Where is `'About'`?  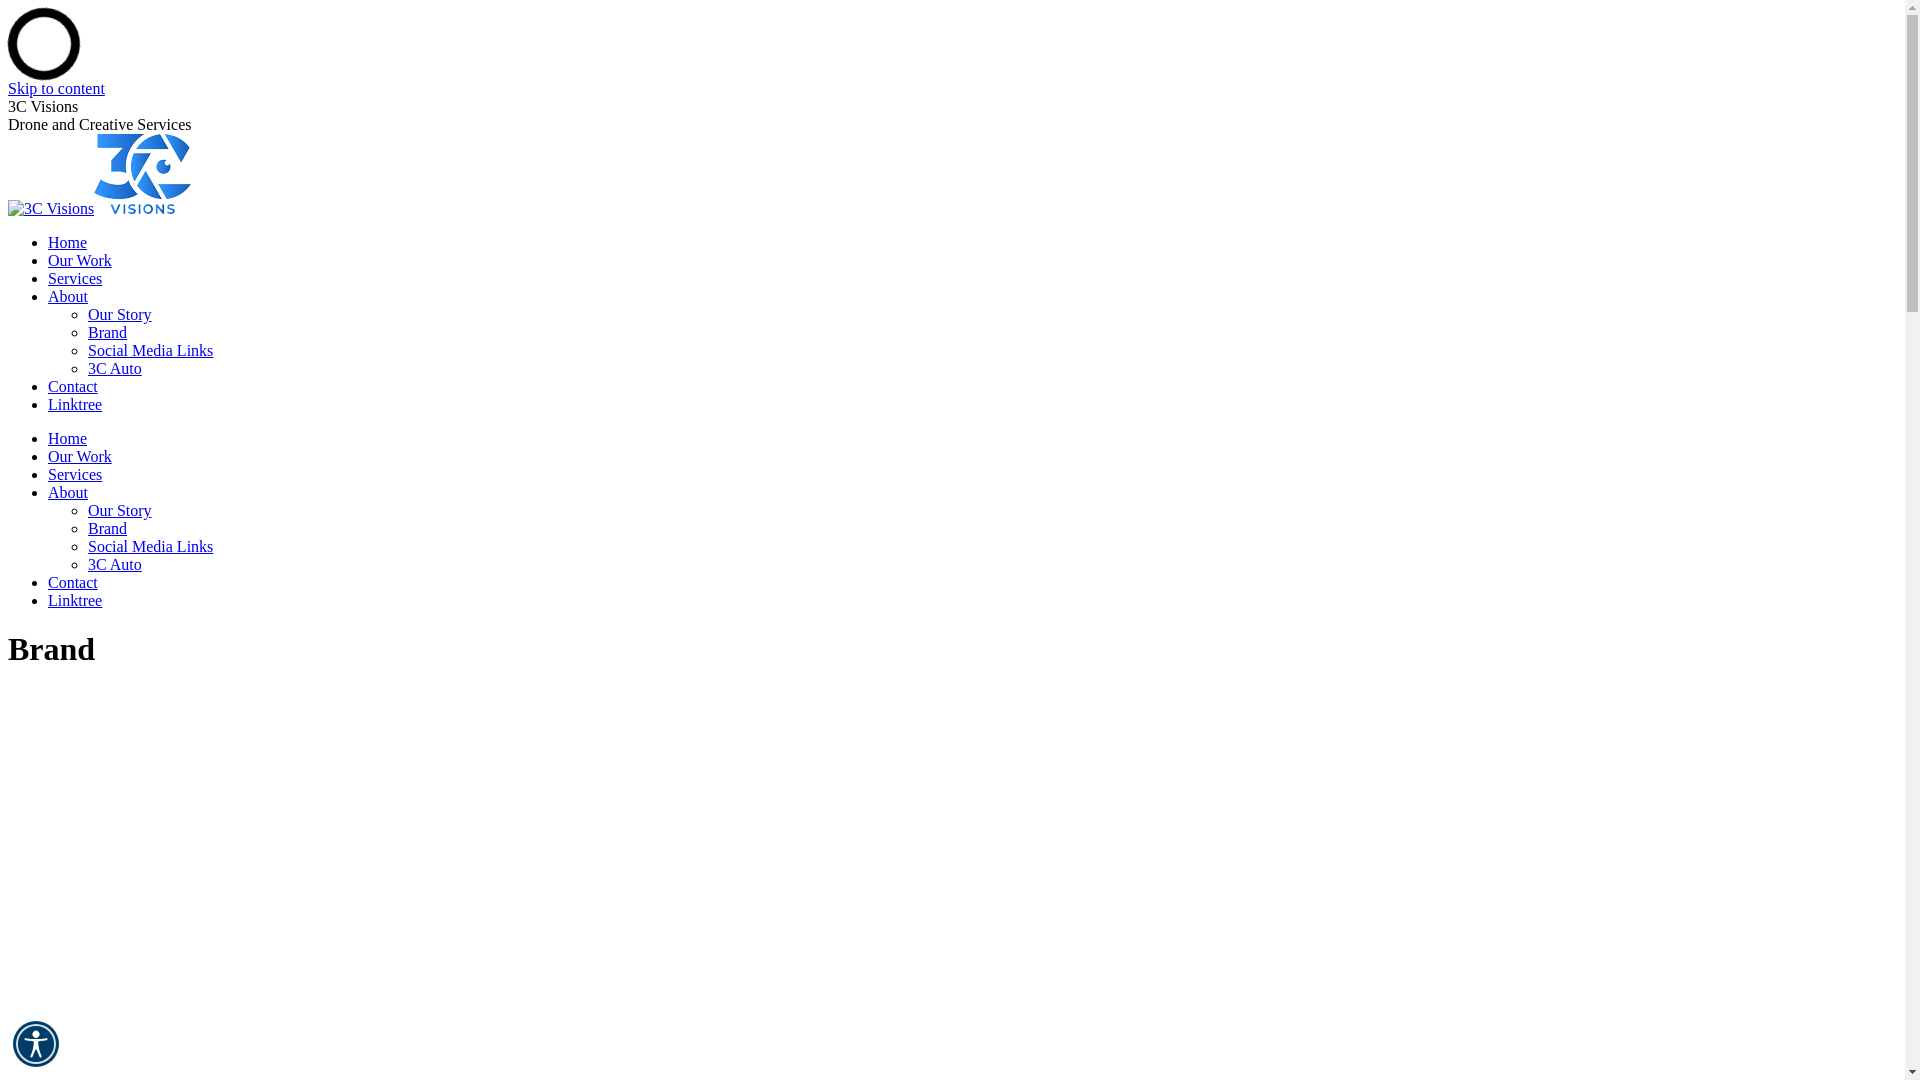
'About' is located at coordinates (67, 492).